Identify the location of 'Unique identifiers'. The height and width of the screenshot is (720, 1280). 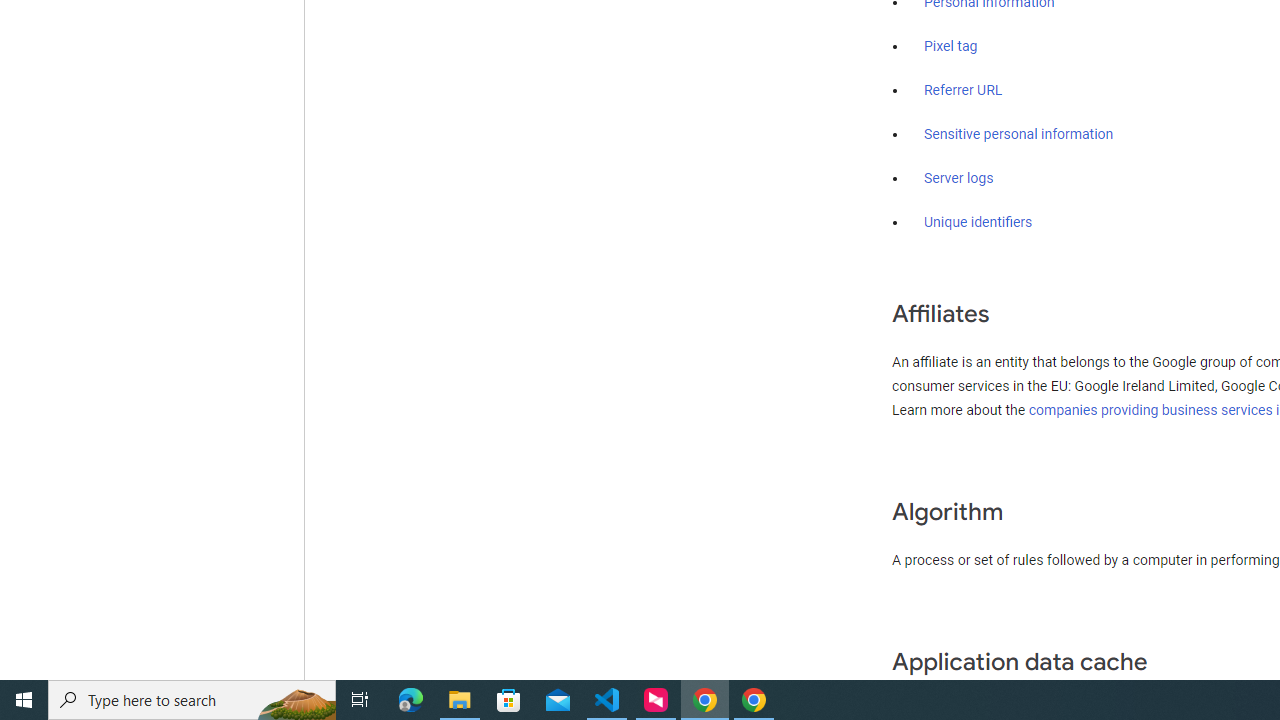
(978, 222).